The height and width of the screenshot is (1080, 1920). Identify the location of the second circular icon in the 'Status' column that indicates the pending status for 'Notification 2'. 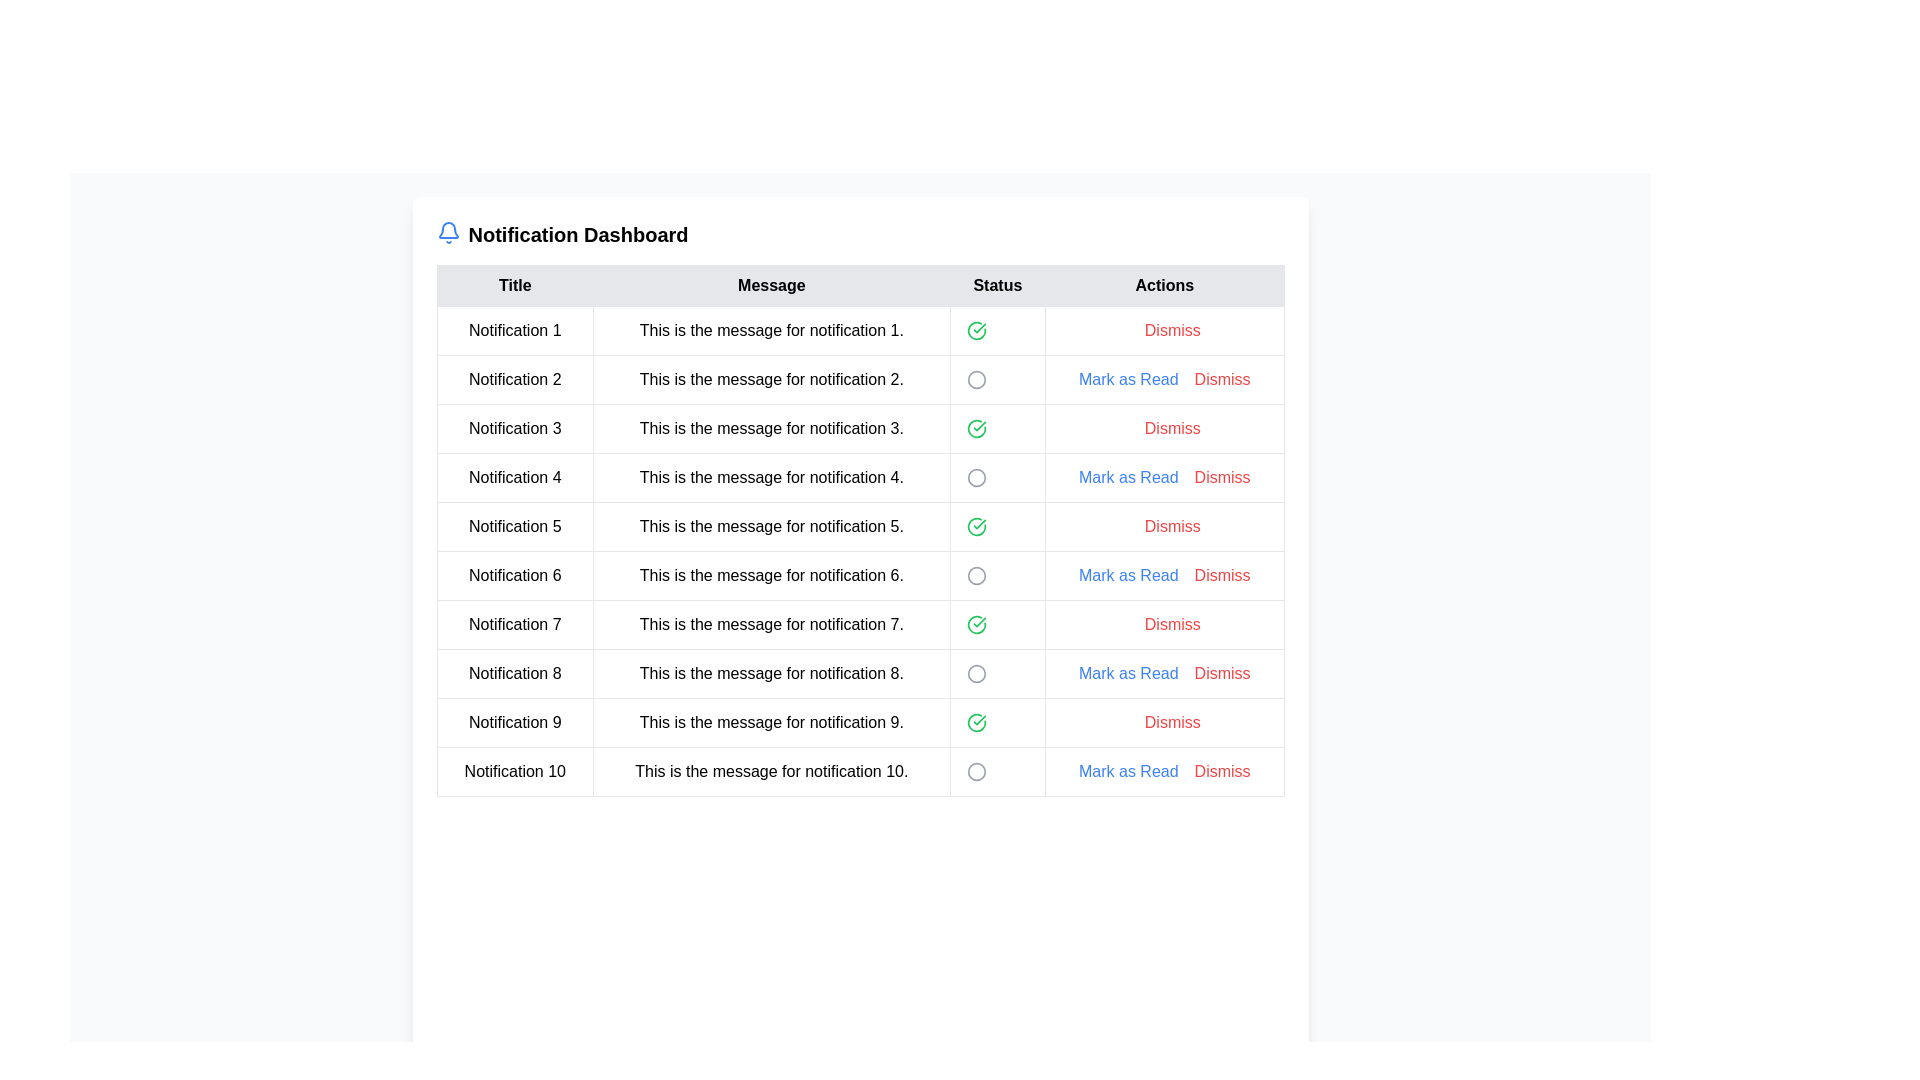
(976, 380).